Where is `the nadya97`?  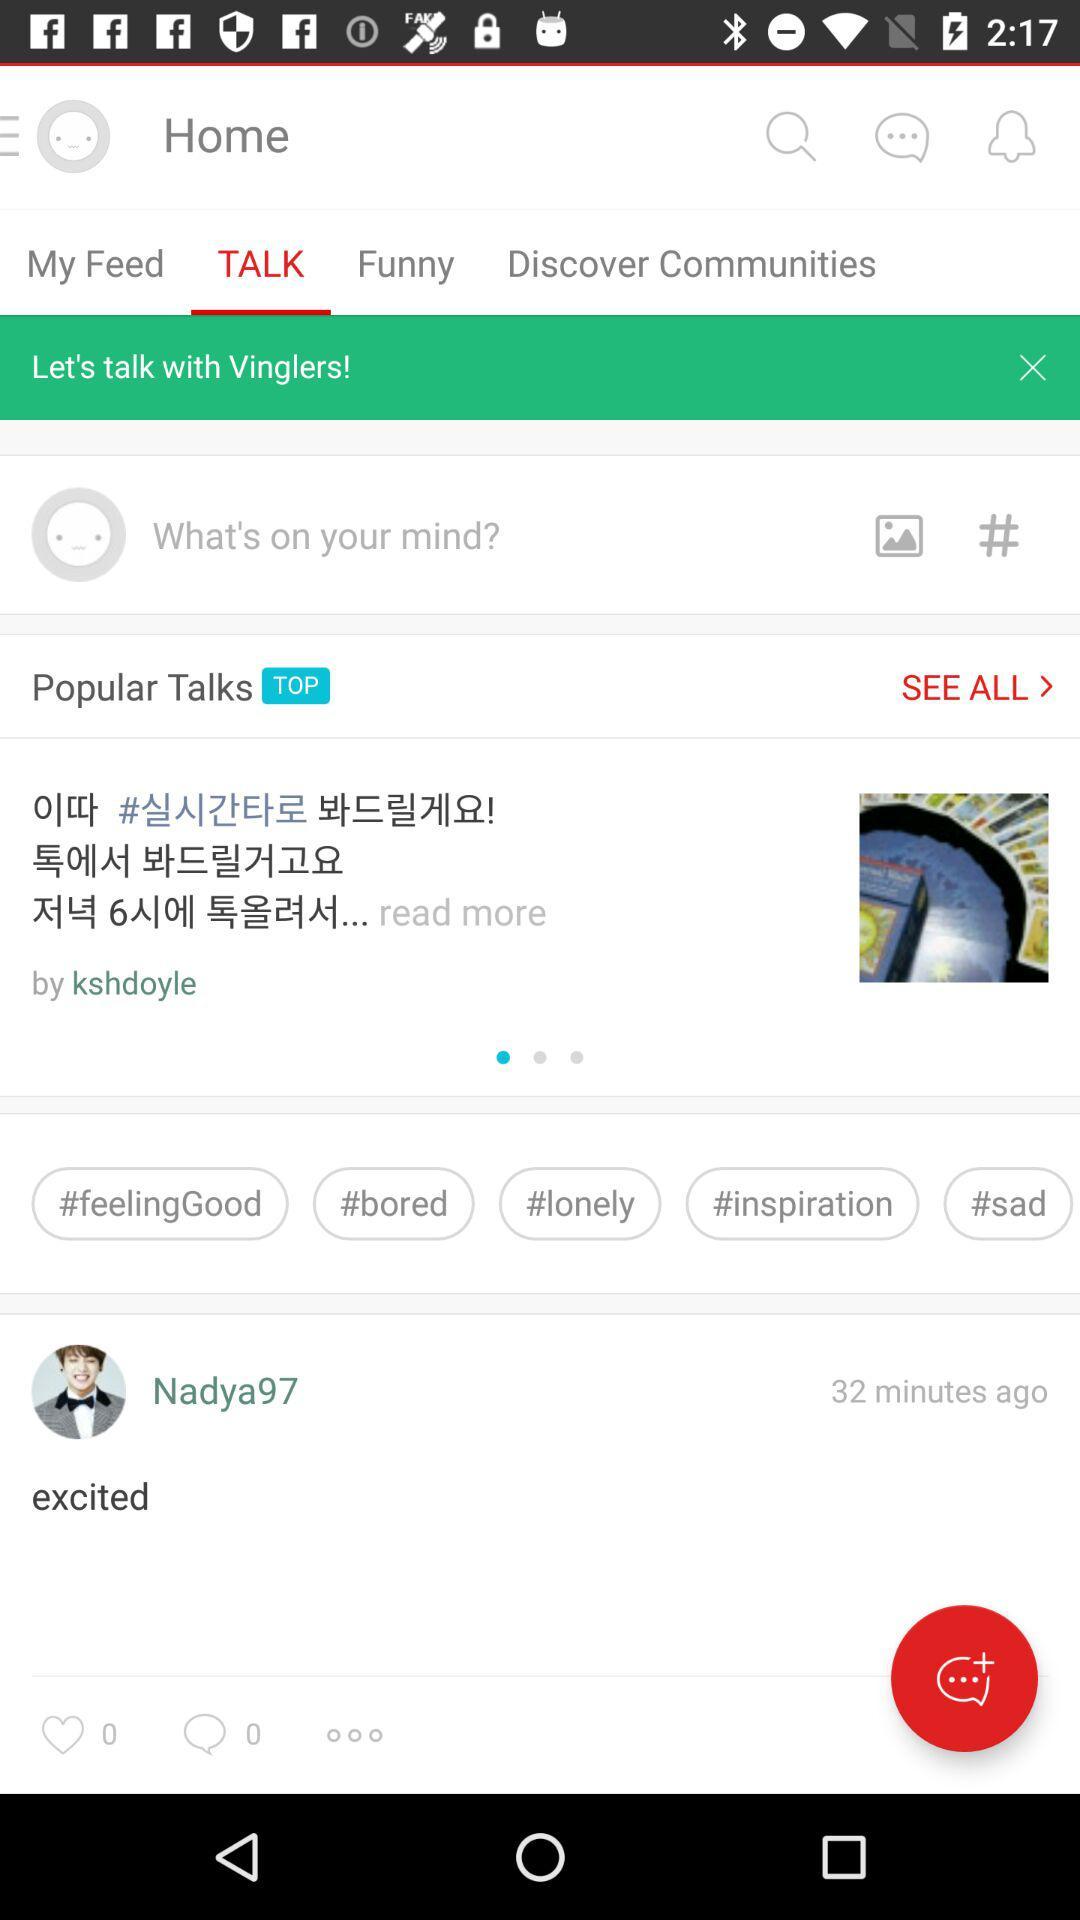
the nadya97 is located at coordinates (225, 1391).